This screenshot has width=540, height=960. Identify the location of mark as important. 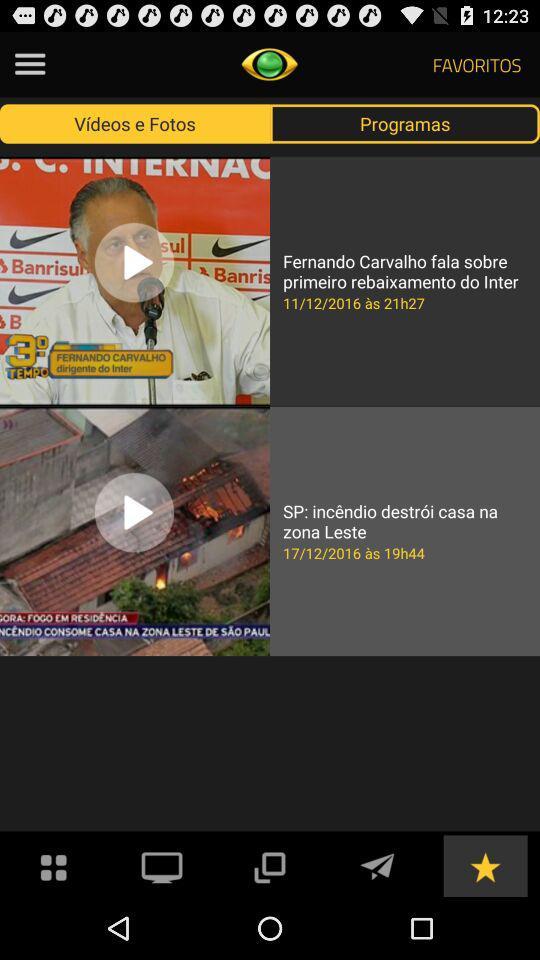
(484, 864).